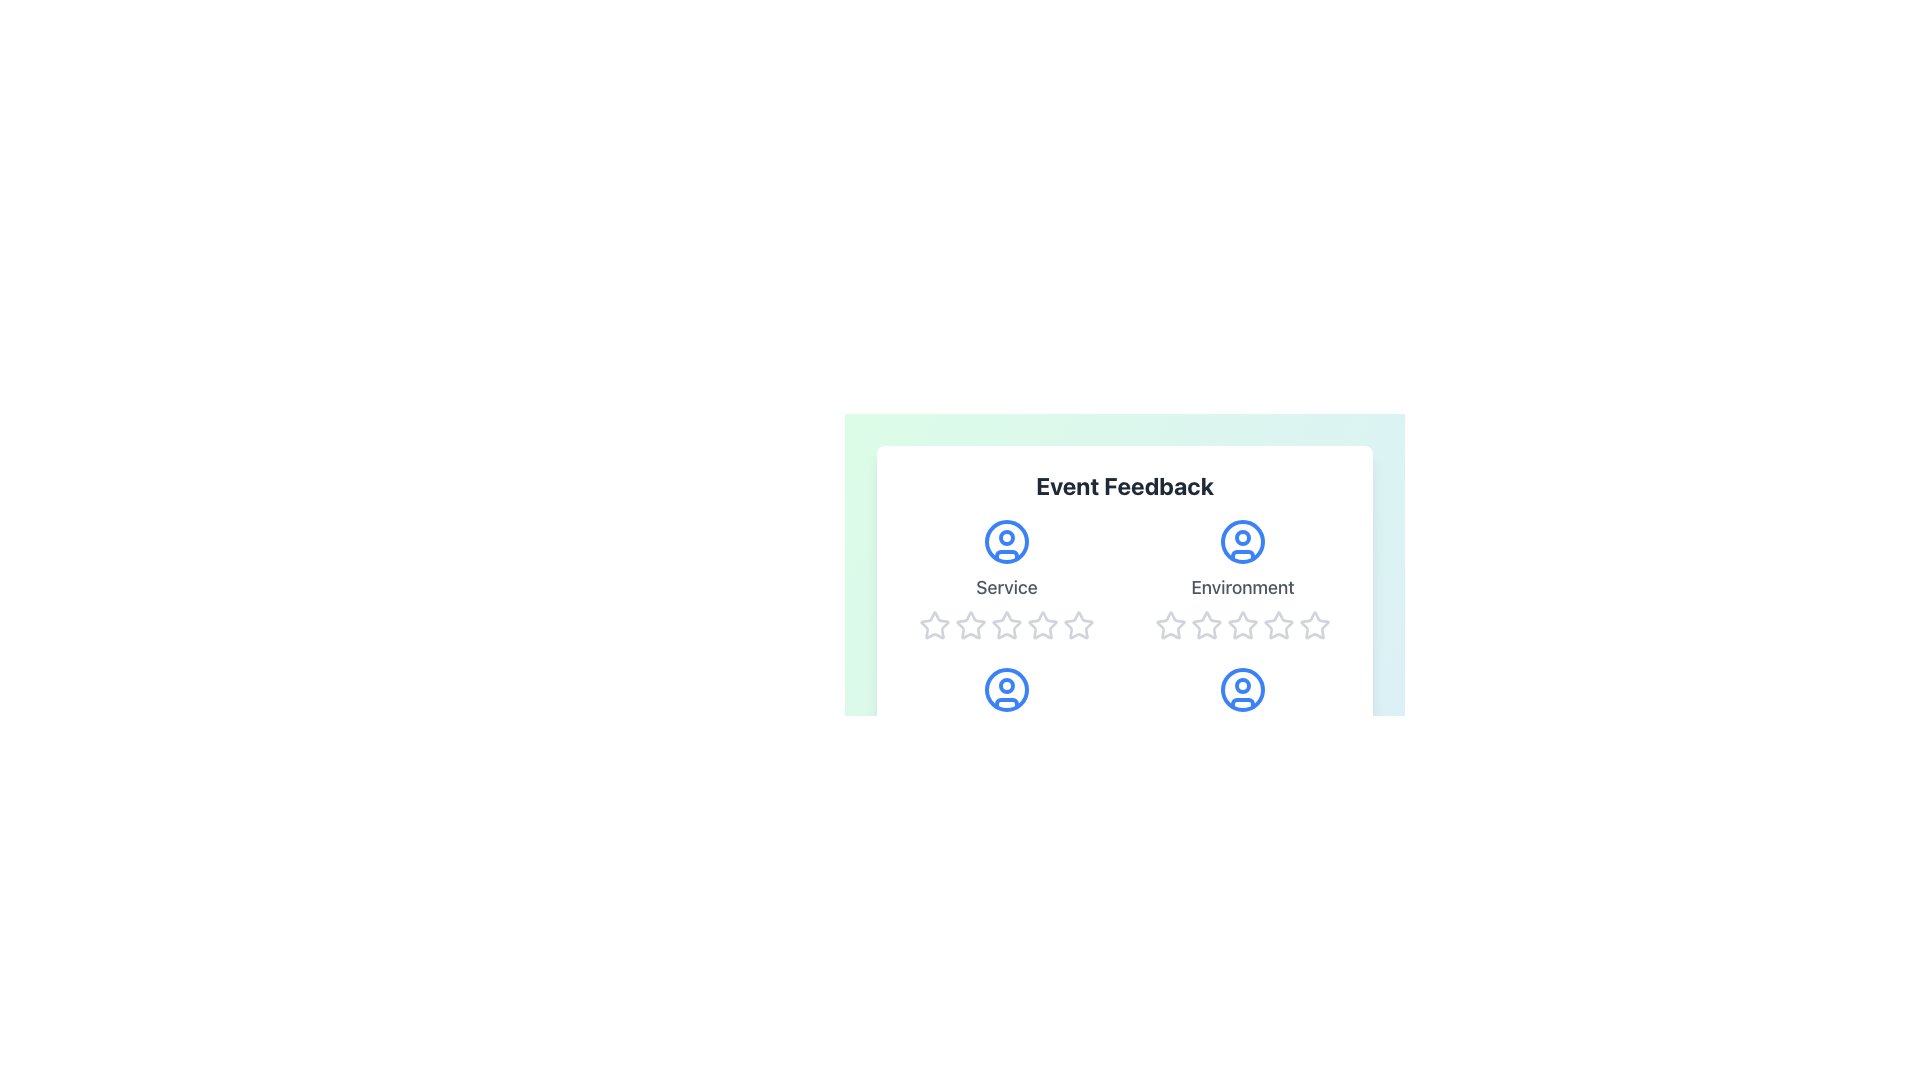  What do you see at coordinates (1277, 624) in the screenshot?
I see `the fifth star-shaped icon in the rating mechanism under the 'Environment' label` at bounding box center [1277, 624].